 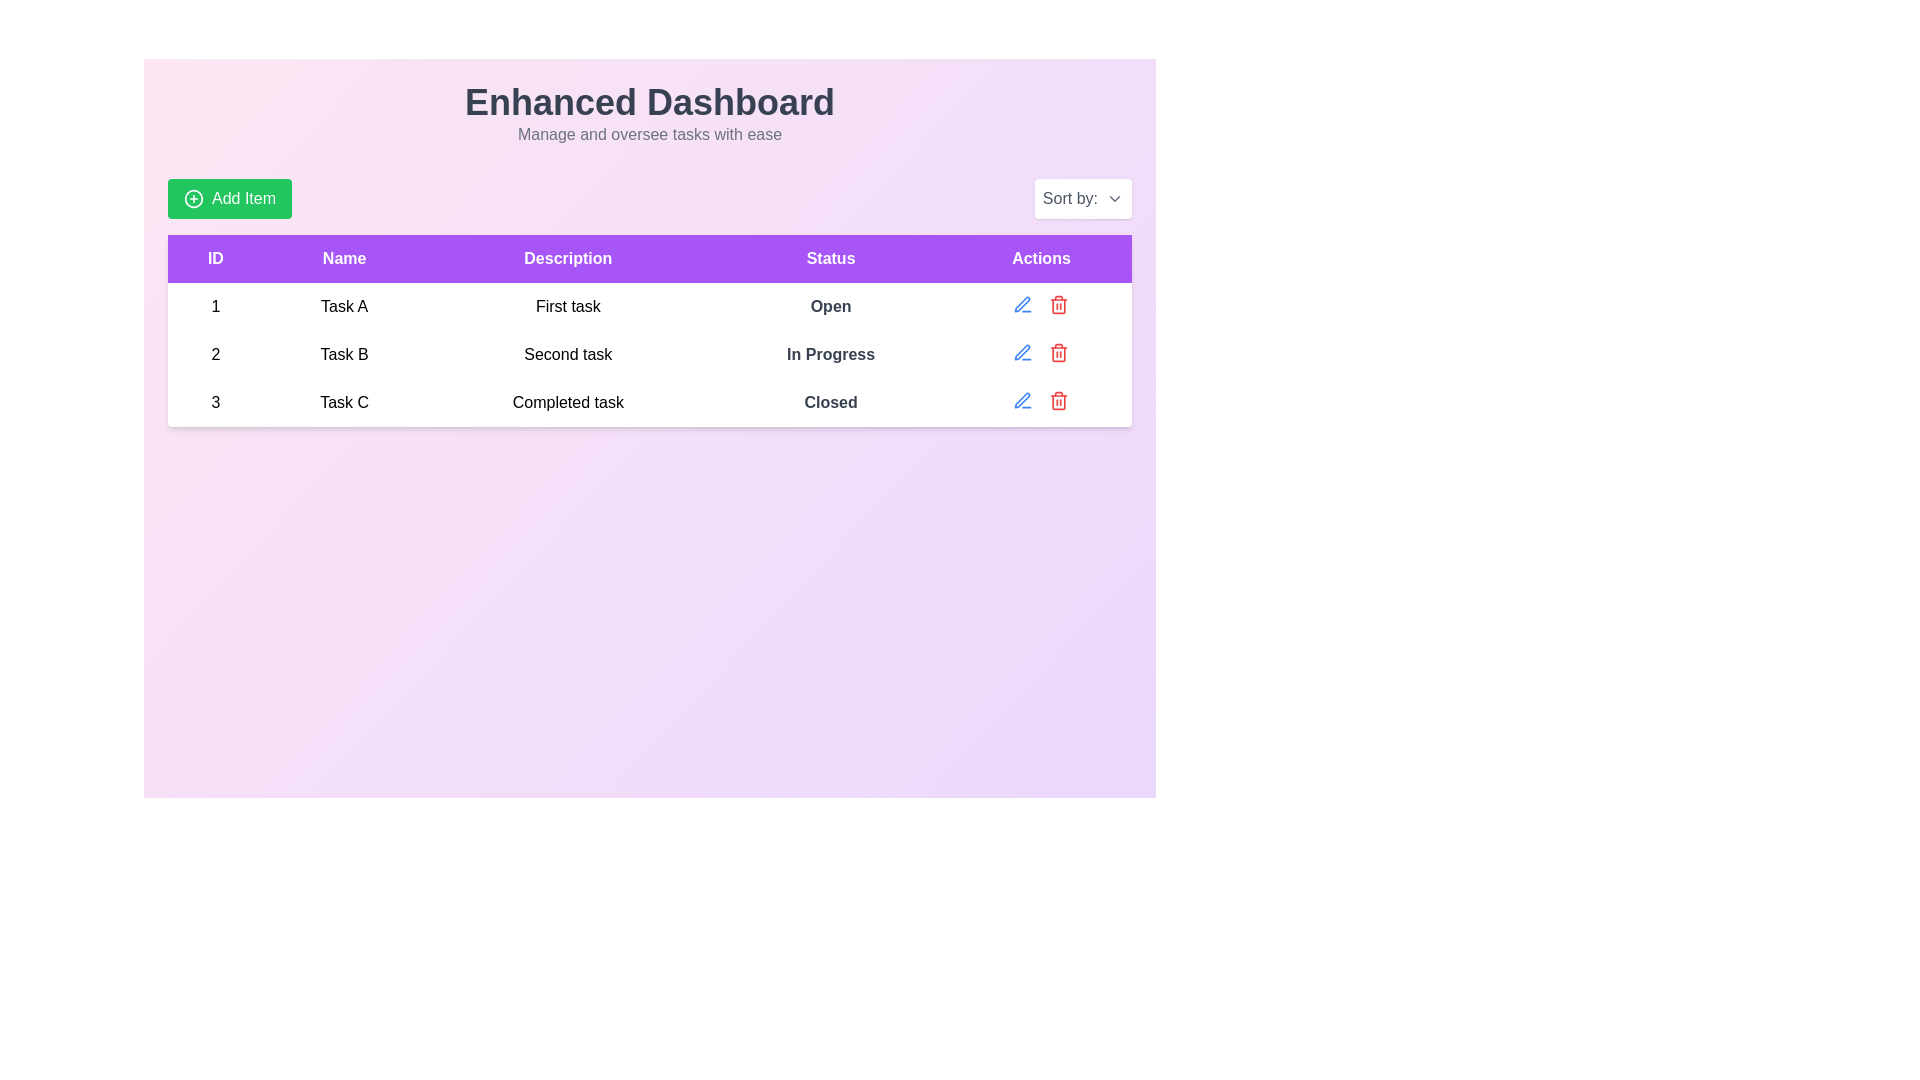 I want to click on the static text label that represents the progress status of the associated task, located in the second row under the 'Status' column of the table, so click(x=831, y=353).